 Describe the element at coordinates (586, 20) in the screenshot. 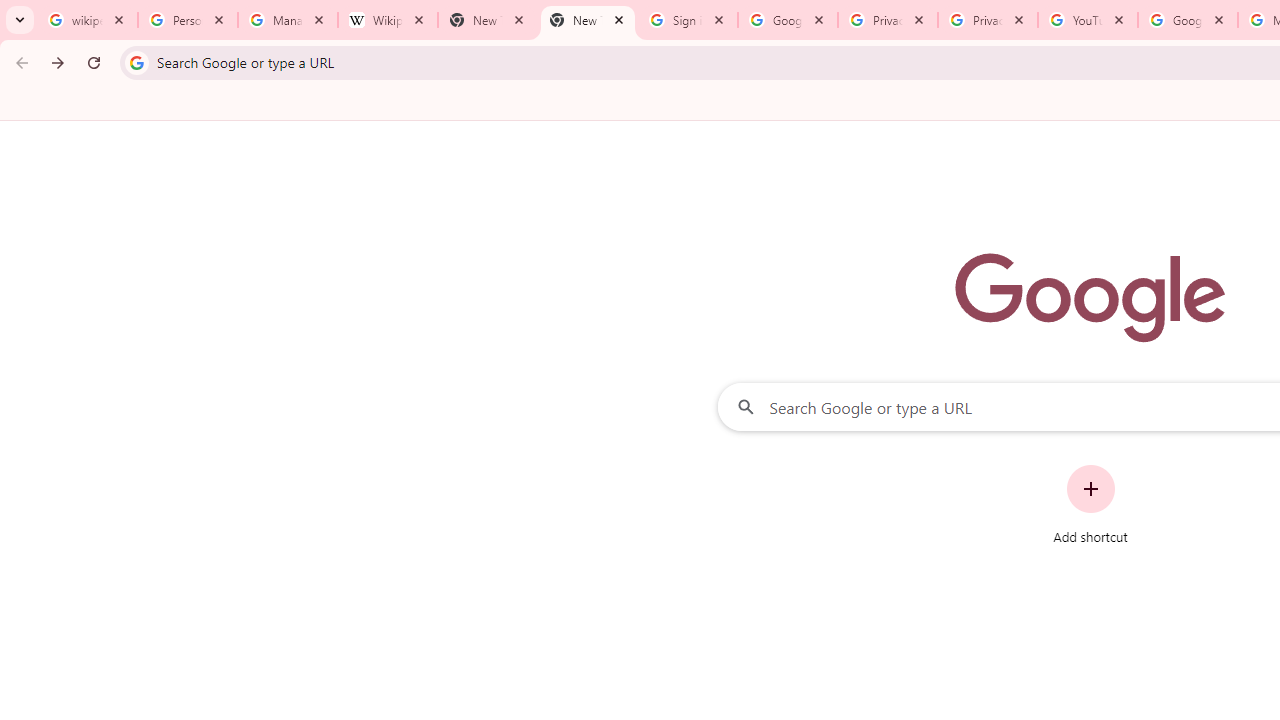

I see `'New Tab'` at that location.